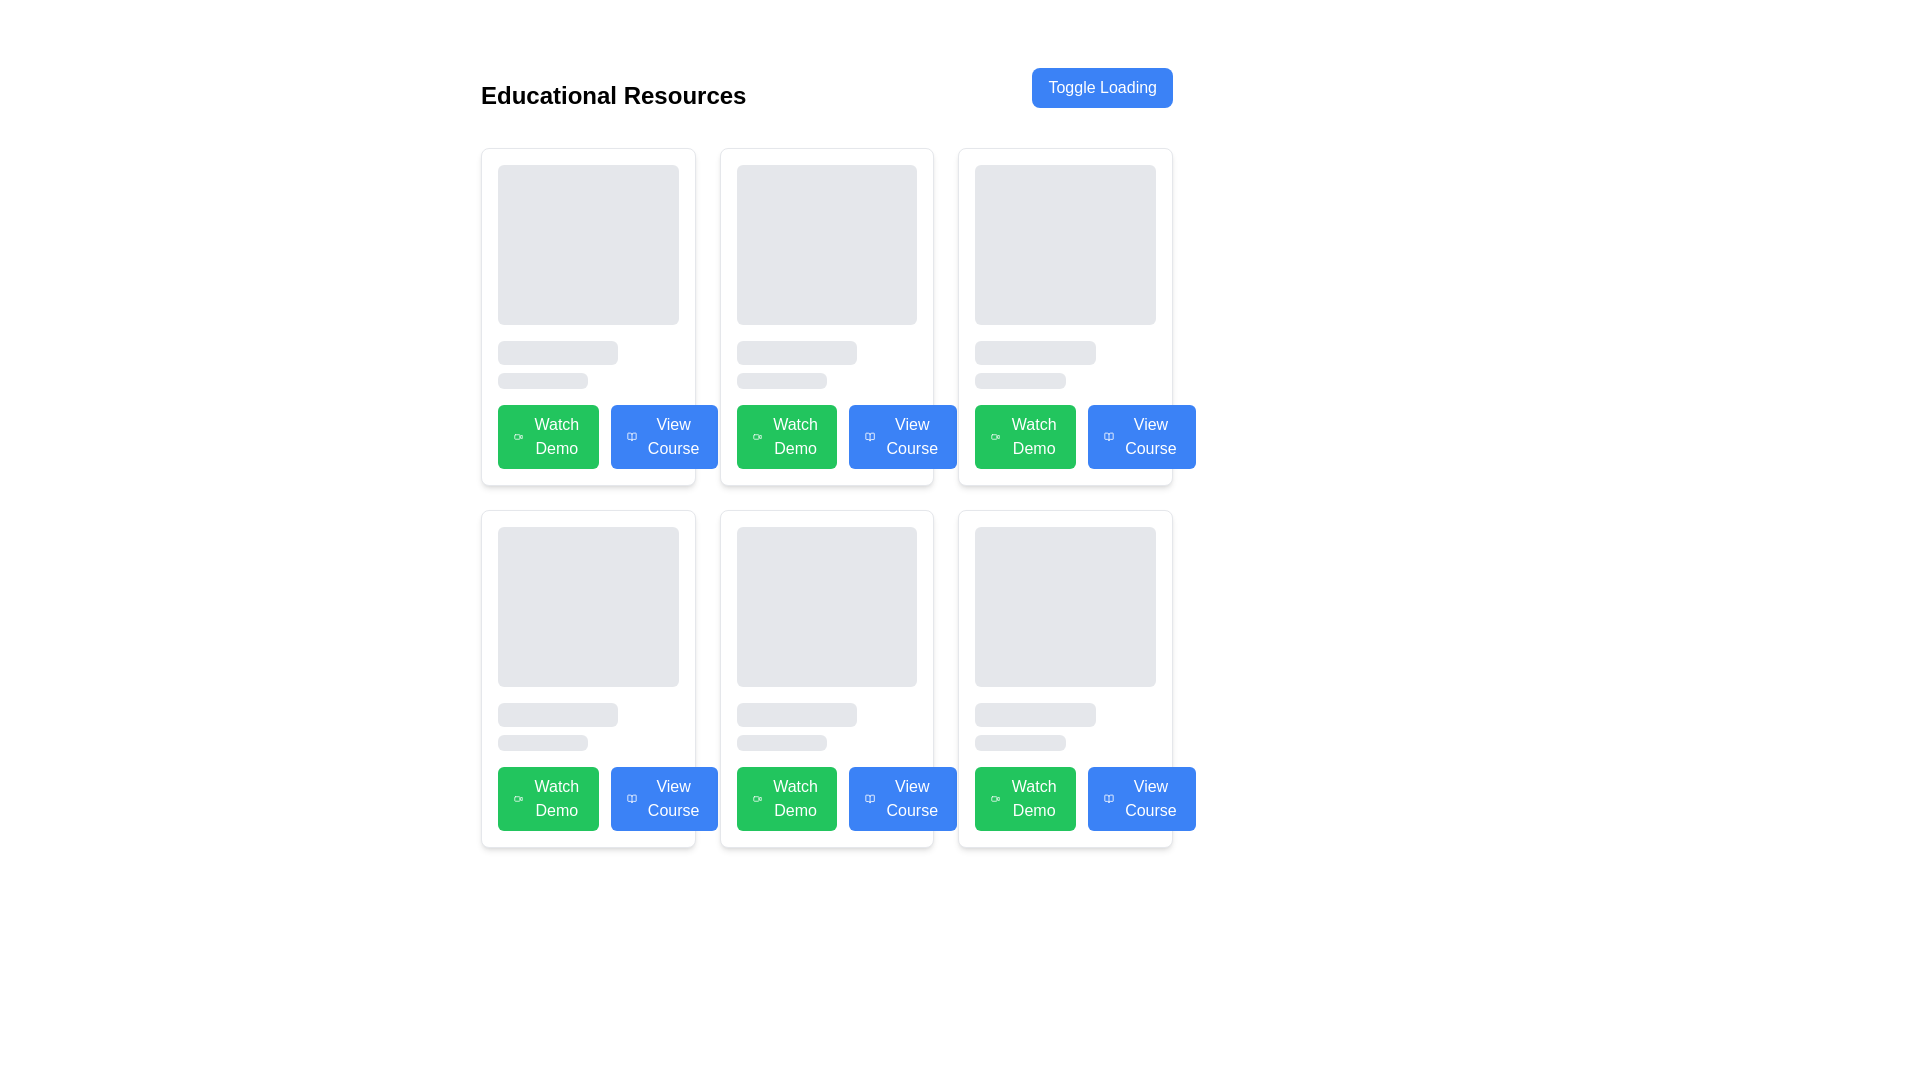  I want to click on the 'View Course' button, which has a blue background, rounded corners, white text, and a small book icon, located in the bottom-right of the card layout, following the 'Watch Demo' button, so click(901, 797).